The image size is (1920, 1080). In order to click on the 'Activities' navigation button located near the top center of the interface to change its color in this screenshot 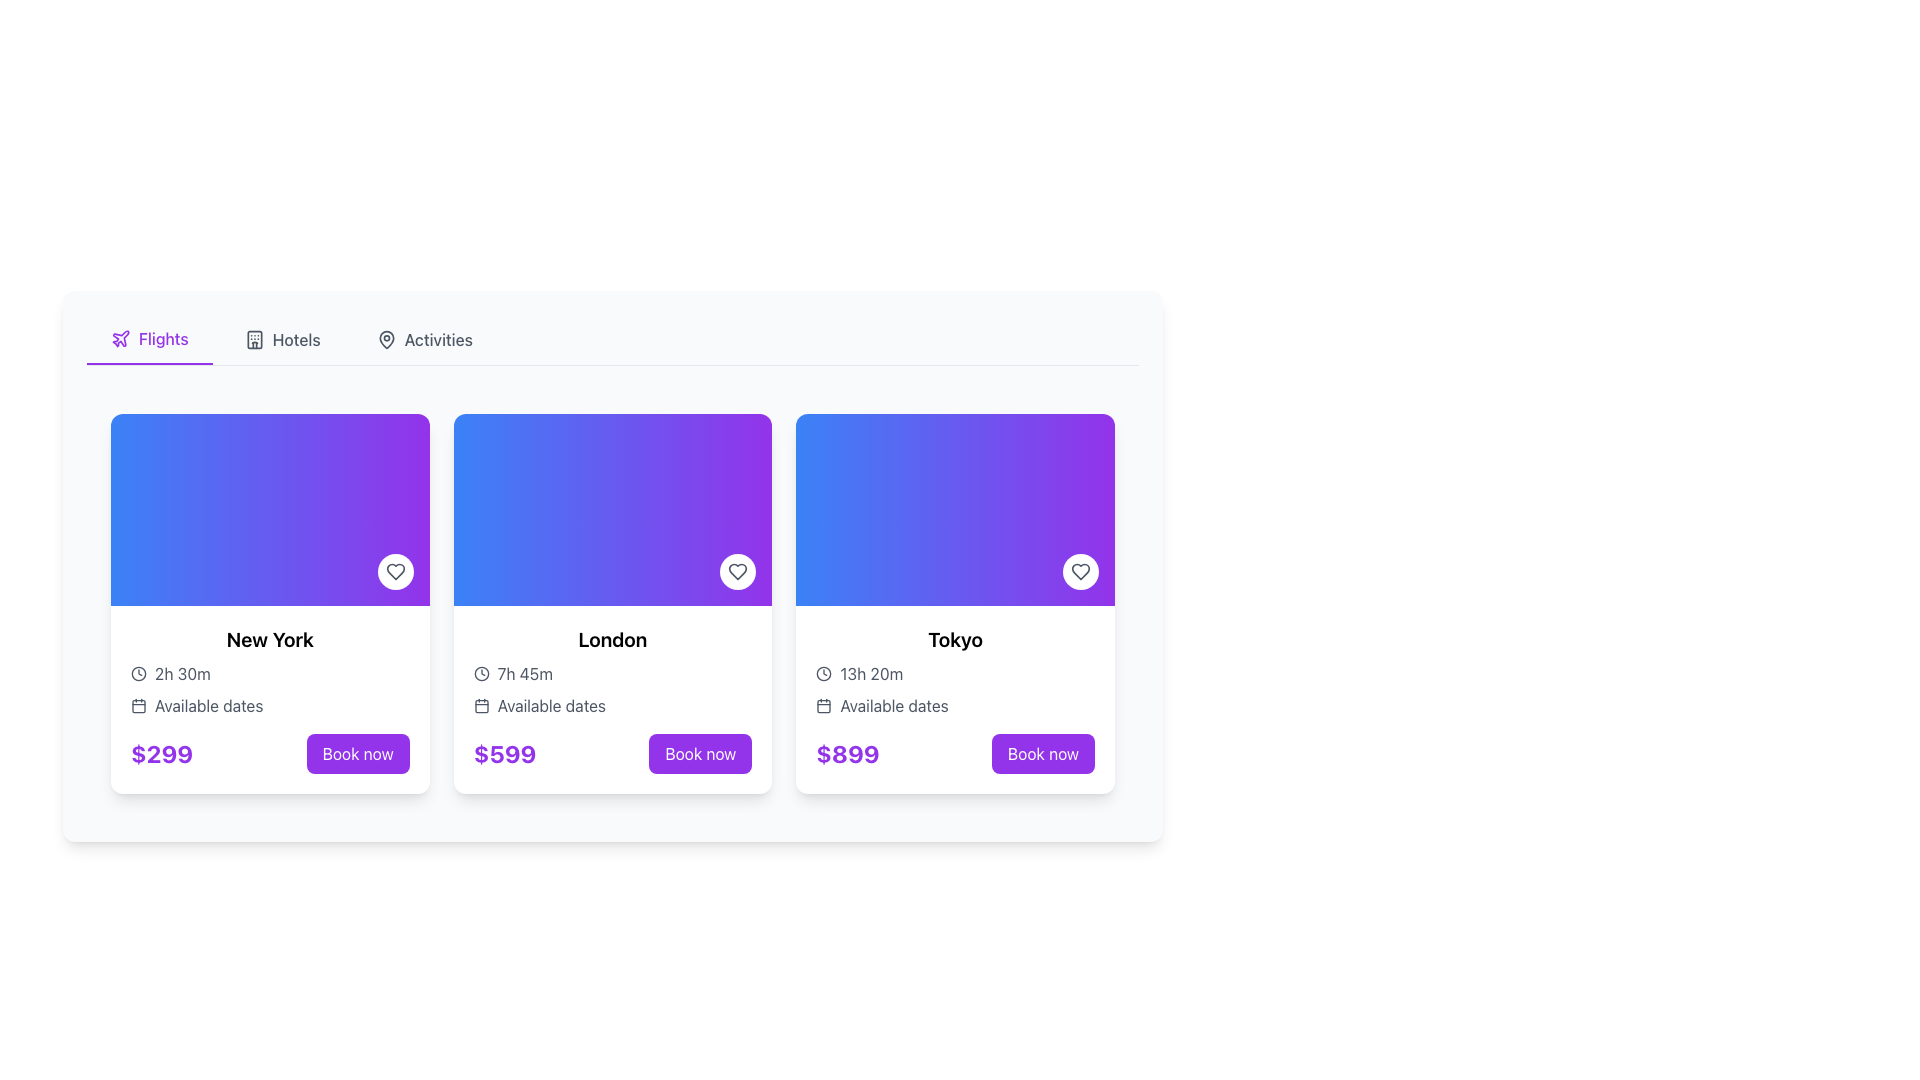, I will do `click(423, 338)`.